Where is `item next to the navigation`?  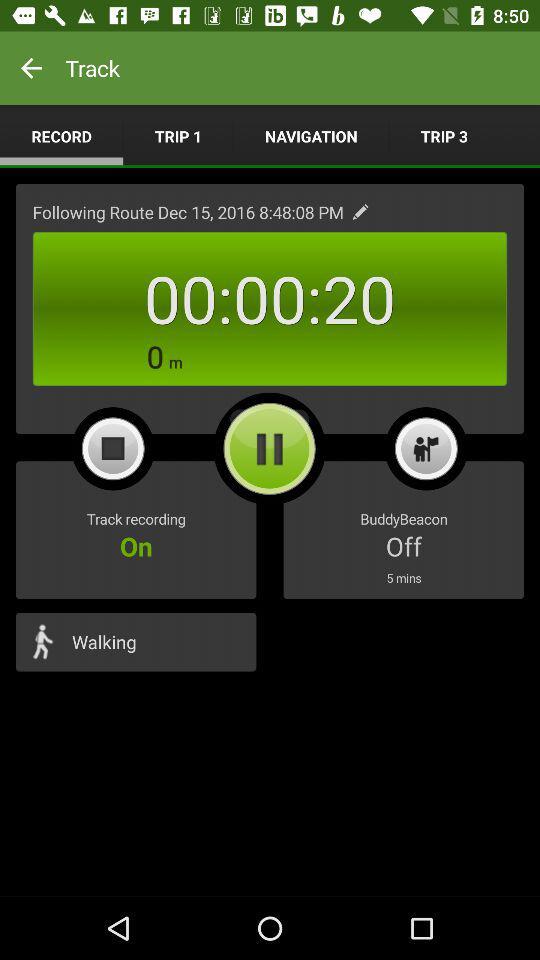 item next to the navigation is located at coordinates (178, 135).